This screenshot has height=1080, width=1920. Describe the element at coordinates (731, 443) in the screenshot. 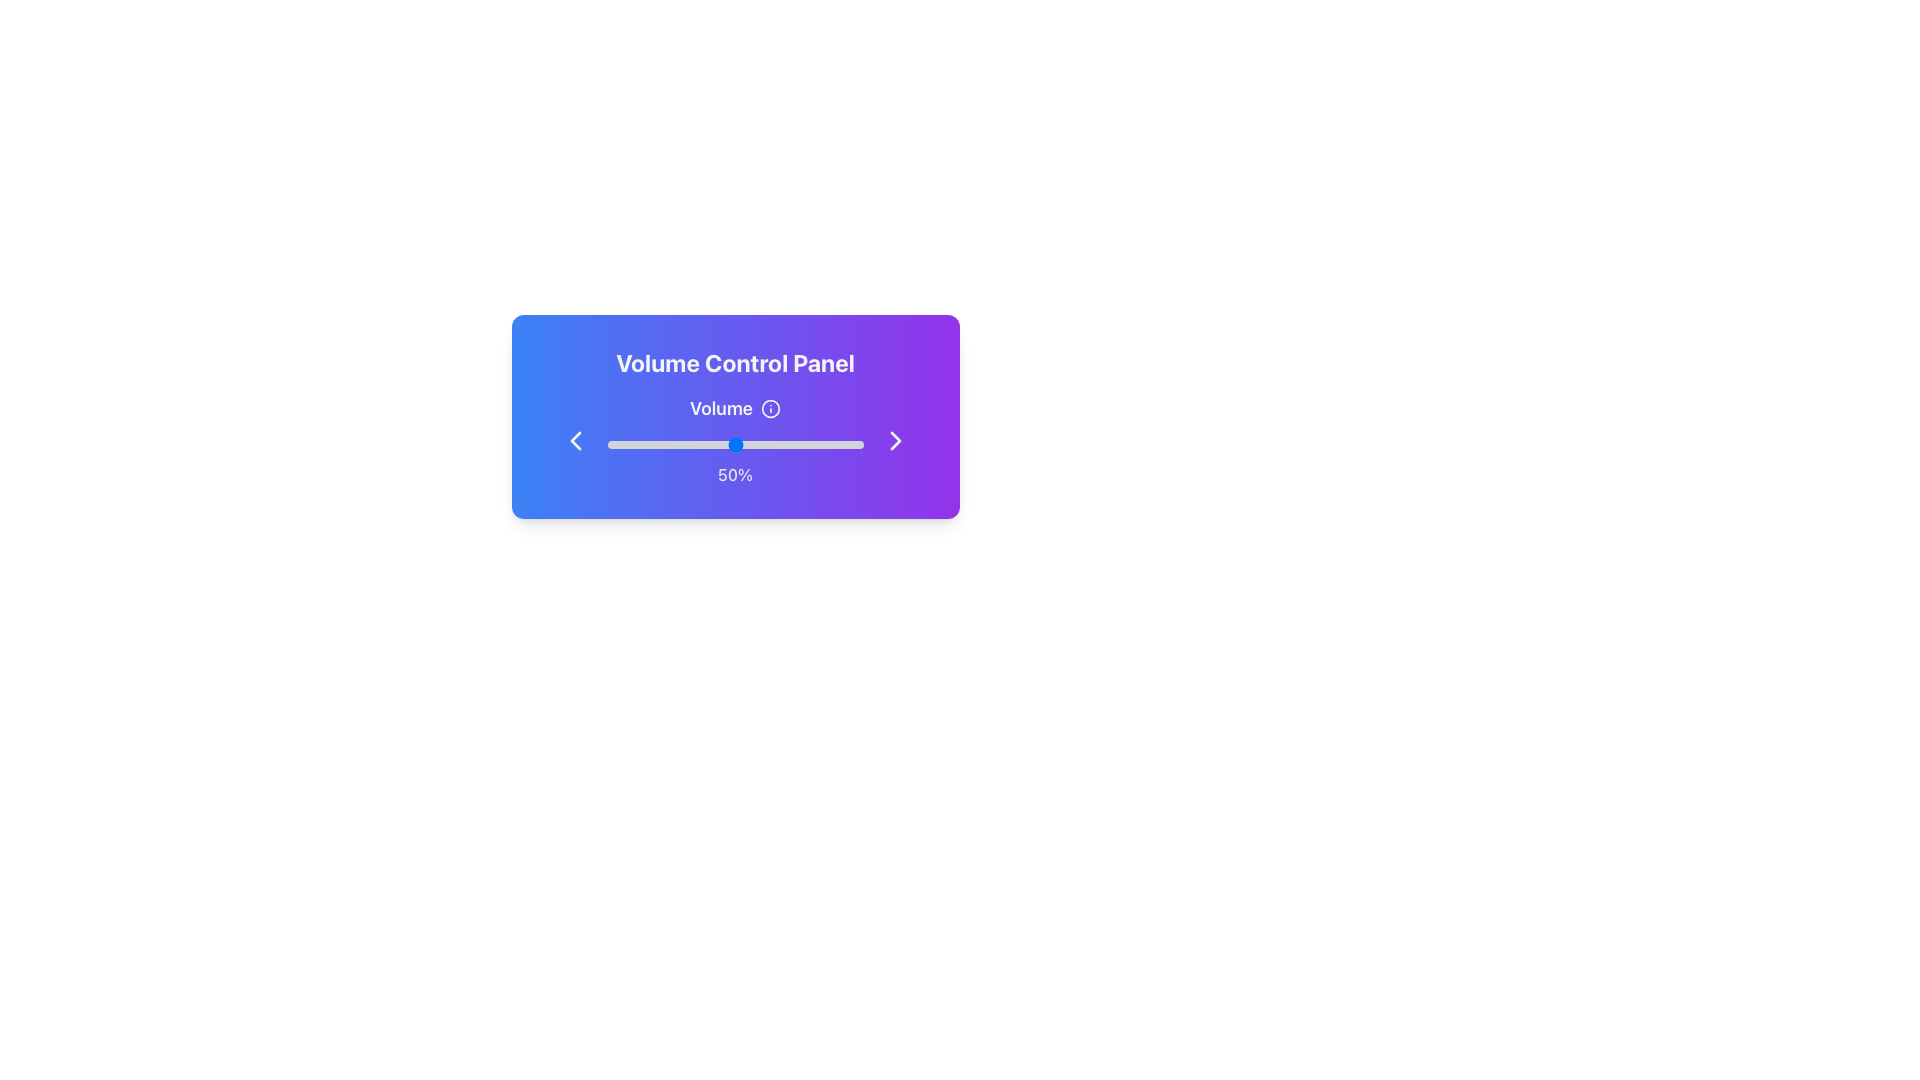

I see `the slider` at that location.